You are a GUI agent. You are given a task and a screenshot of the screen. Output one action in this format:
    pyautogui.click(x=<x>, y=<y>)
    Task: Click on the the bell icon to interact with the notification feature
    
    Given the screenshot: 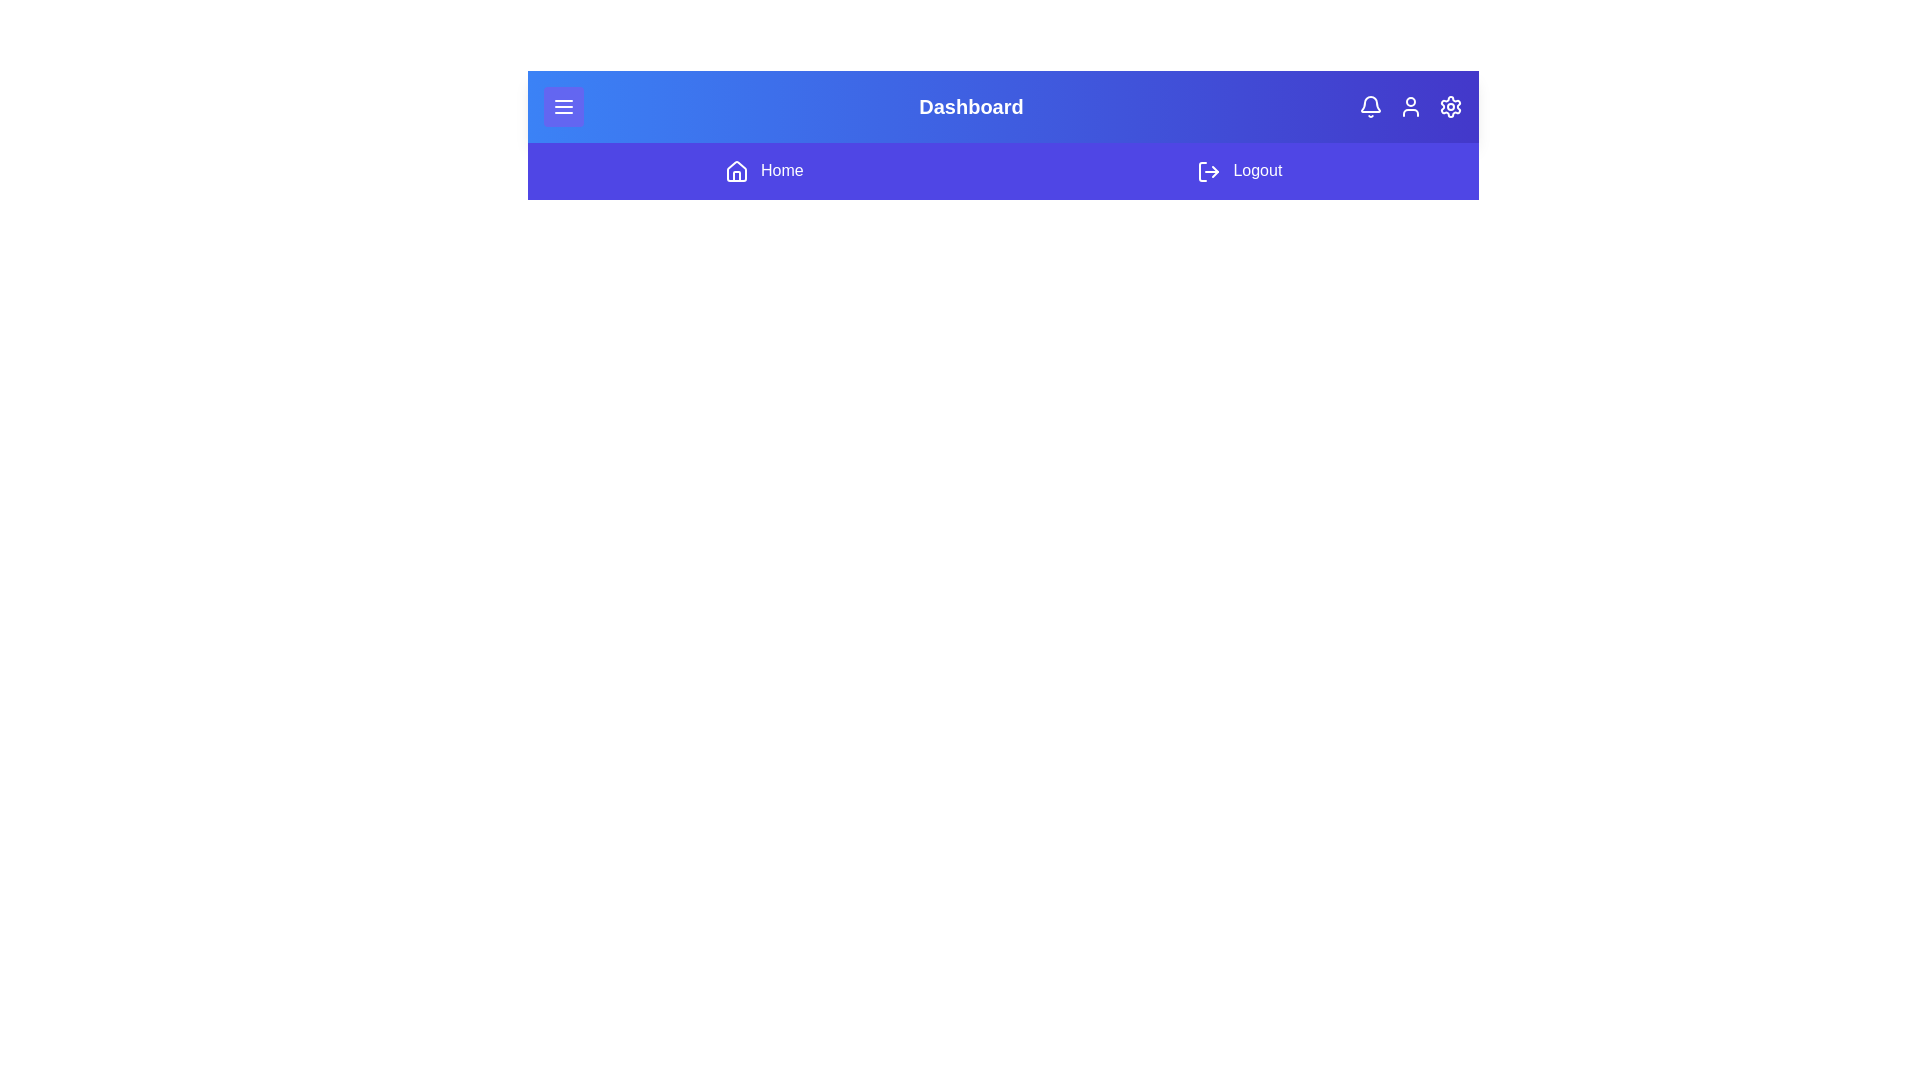 What is the action you would take?
    pyautogui.click(x=1370, y=107)
    